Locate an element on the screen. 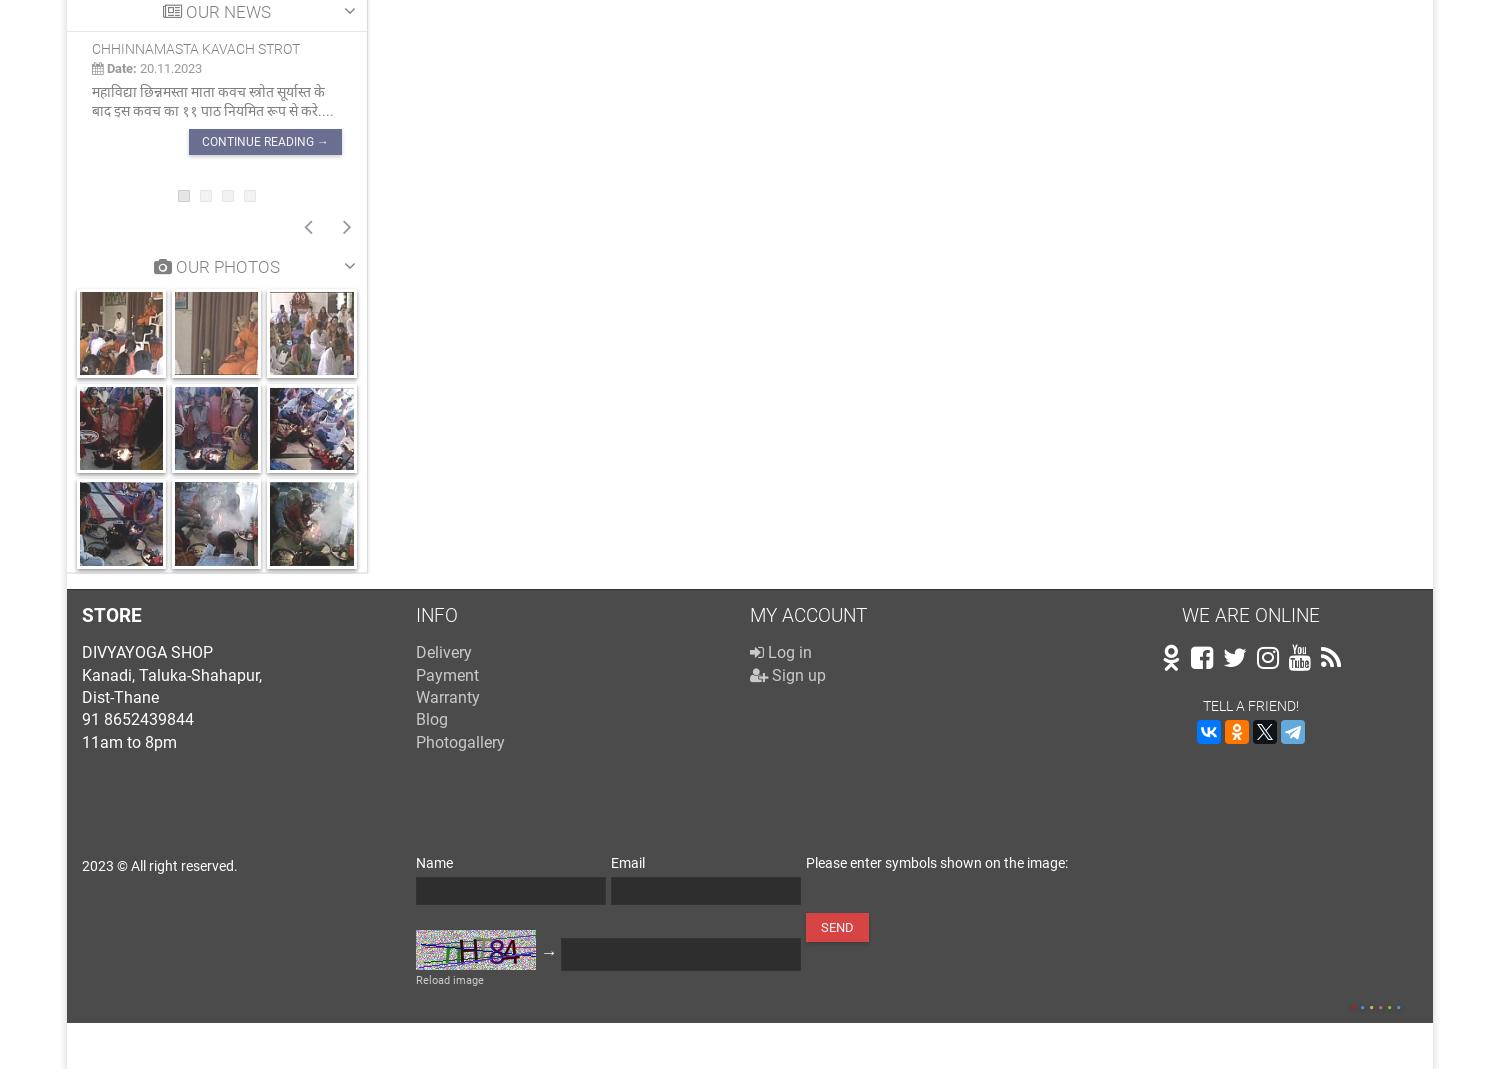 Image resolution: width=1500 pixels, height=1069 pixels. 'Our news' is located at coordinates (224, 10).